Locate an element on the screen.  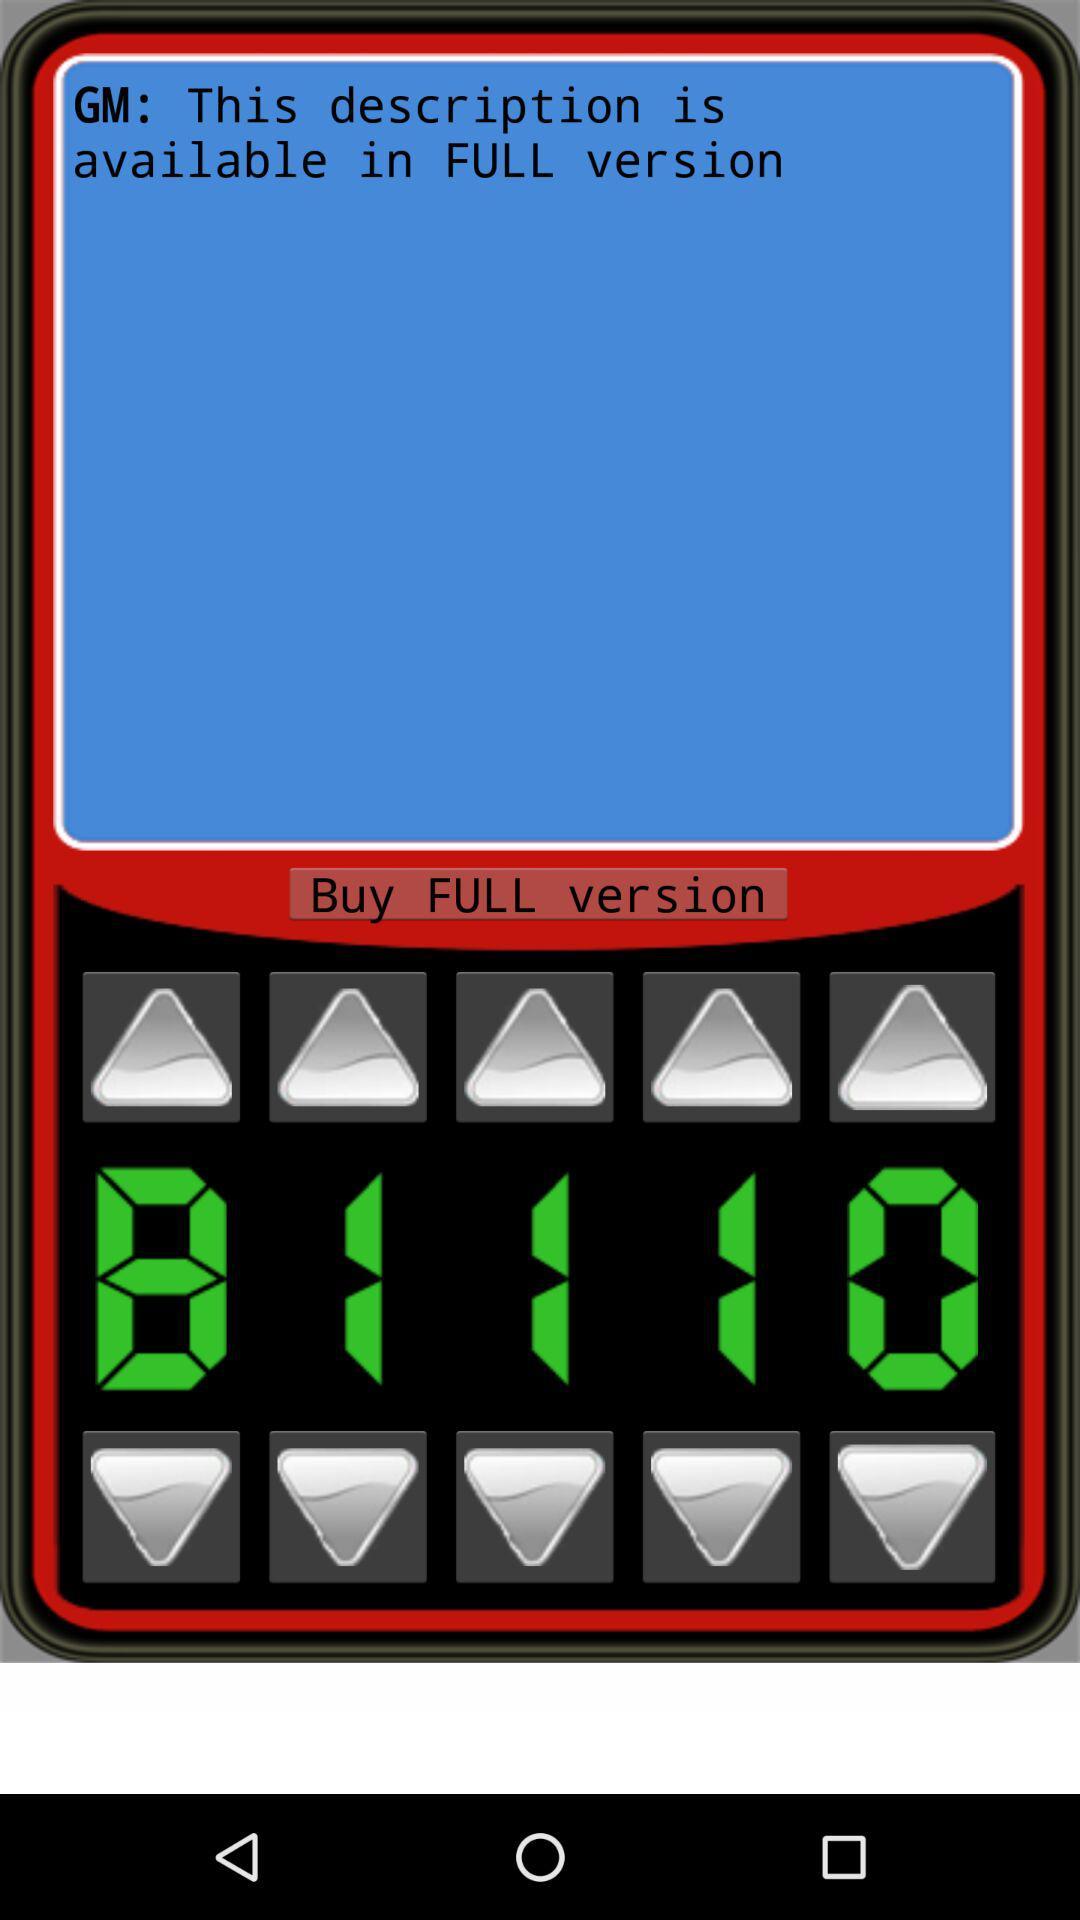
scroll up one digit is located at coordinates (160, 1046).